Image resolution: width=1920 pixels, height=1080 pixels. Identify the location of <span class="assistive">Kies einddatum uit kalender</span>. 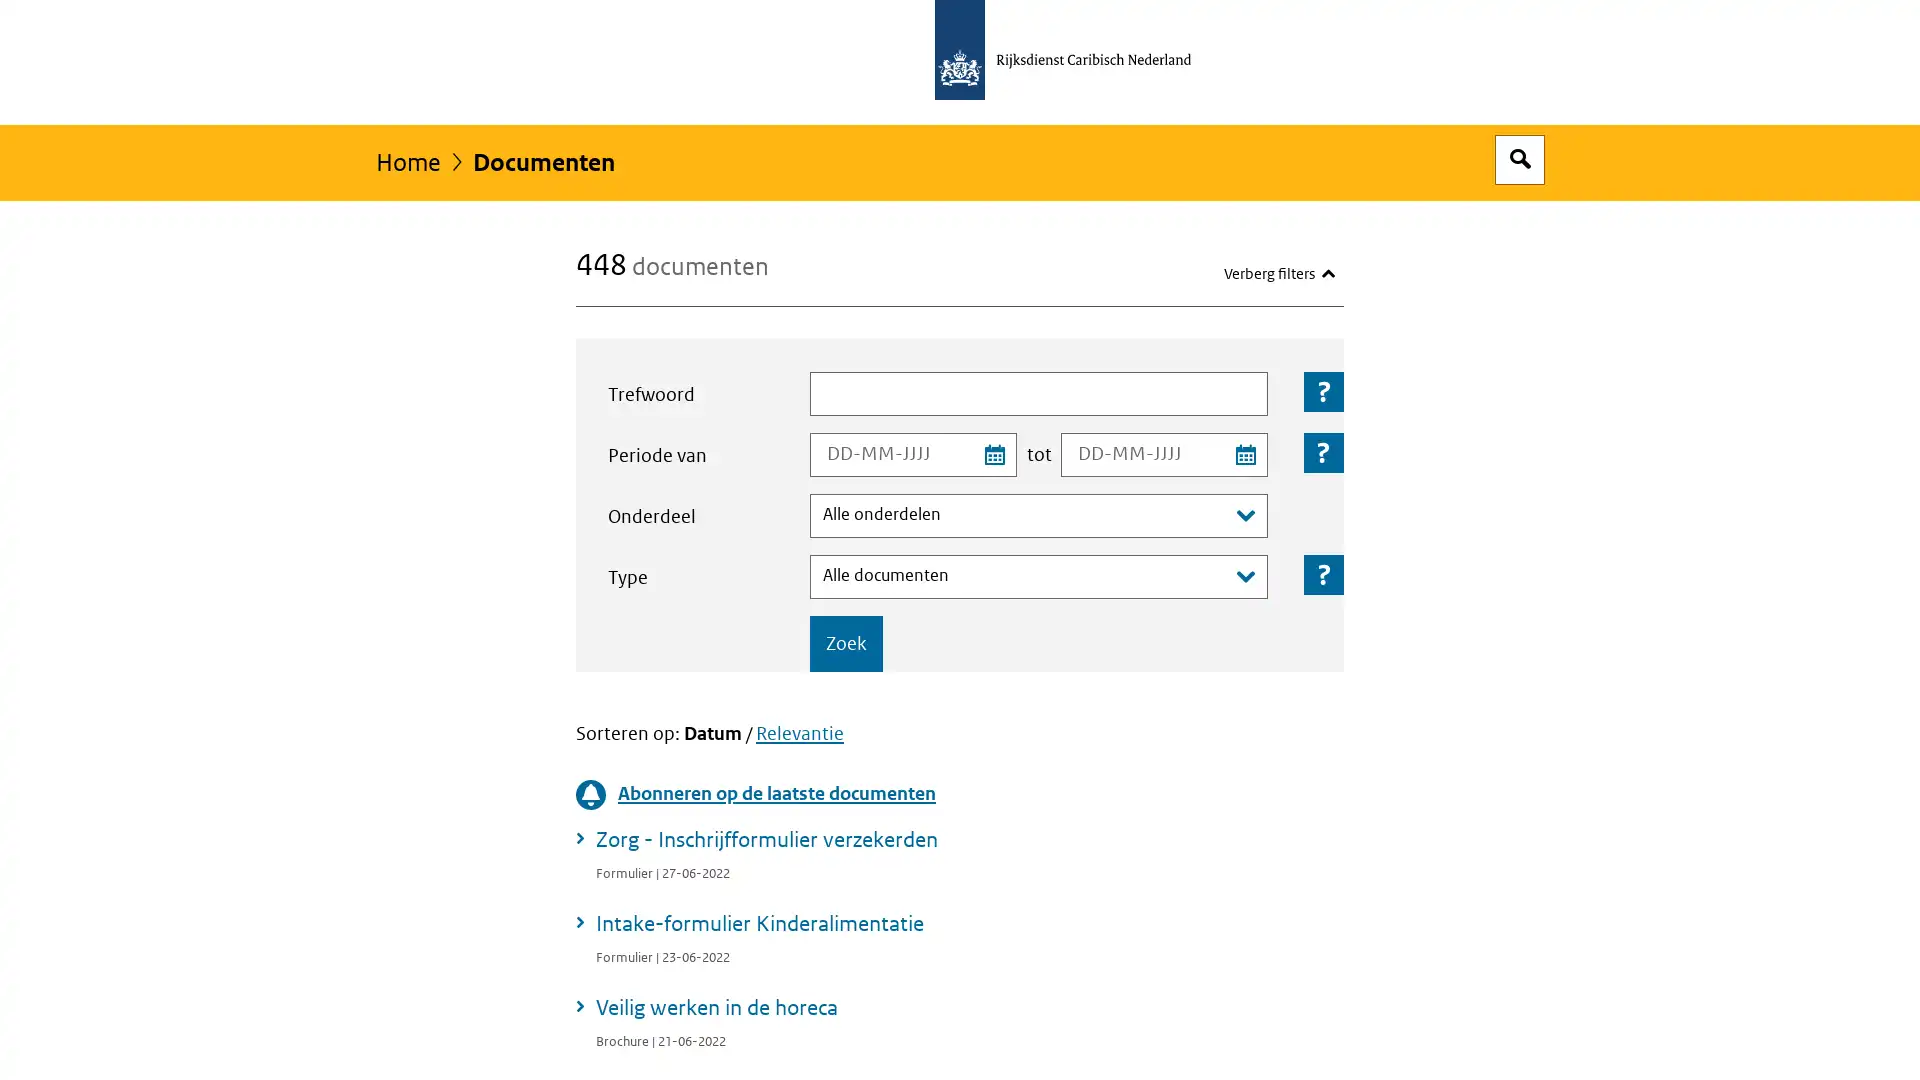
(1243, 454).